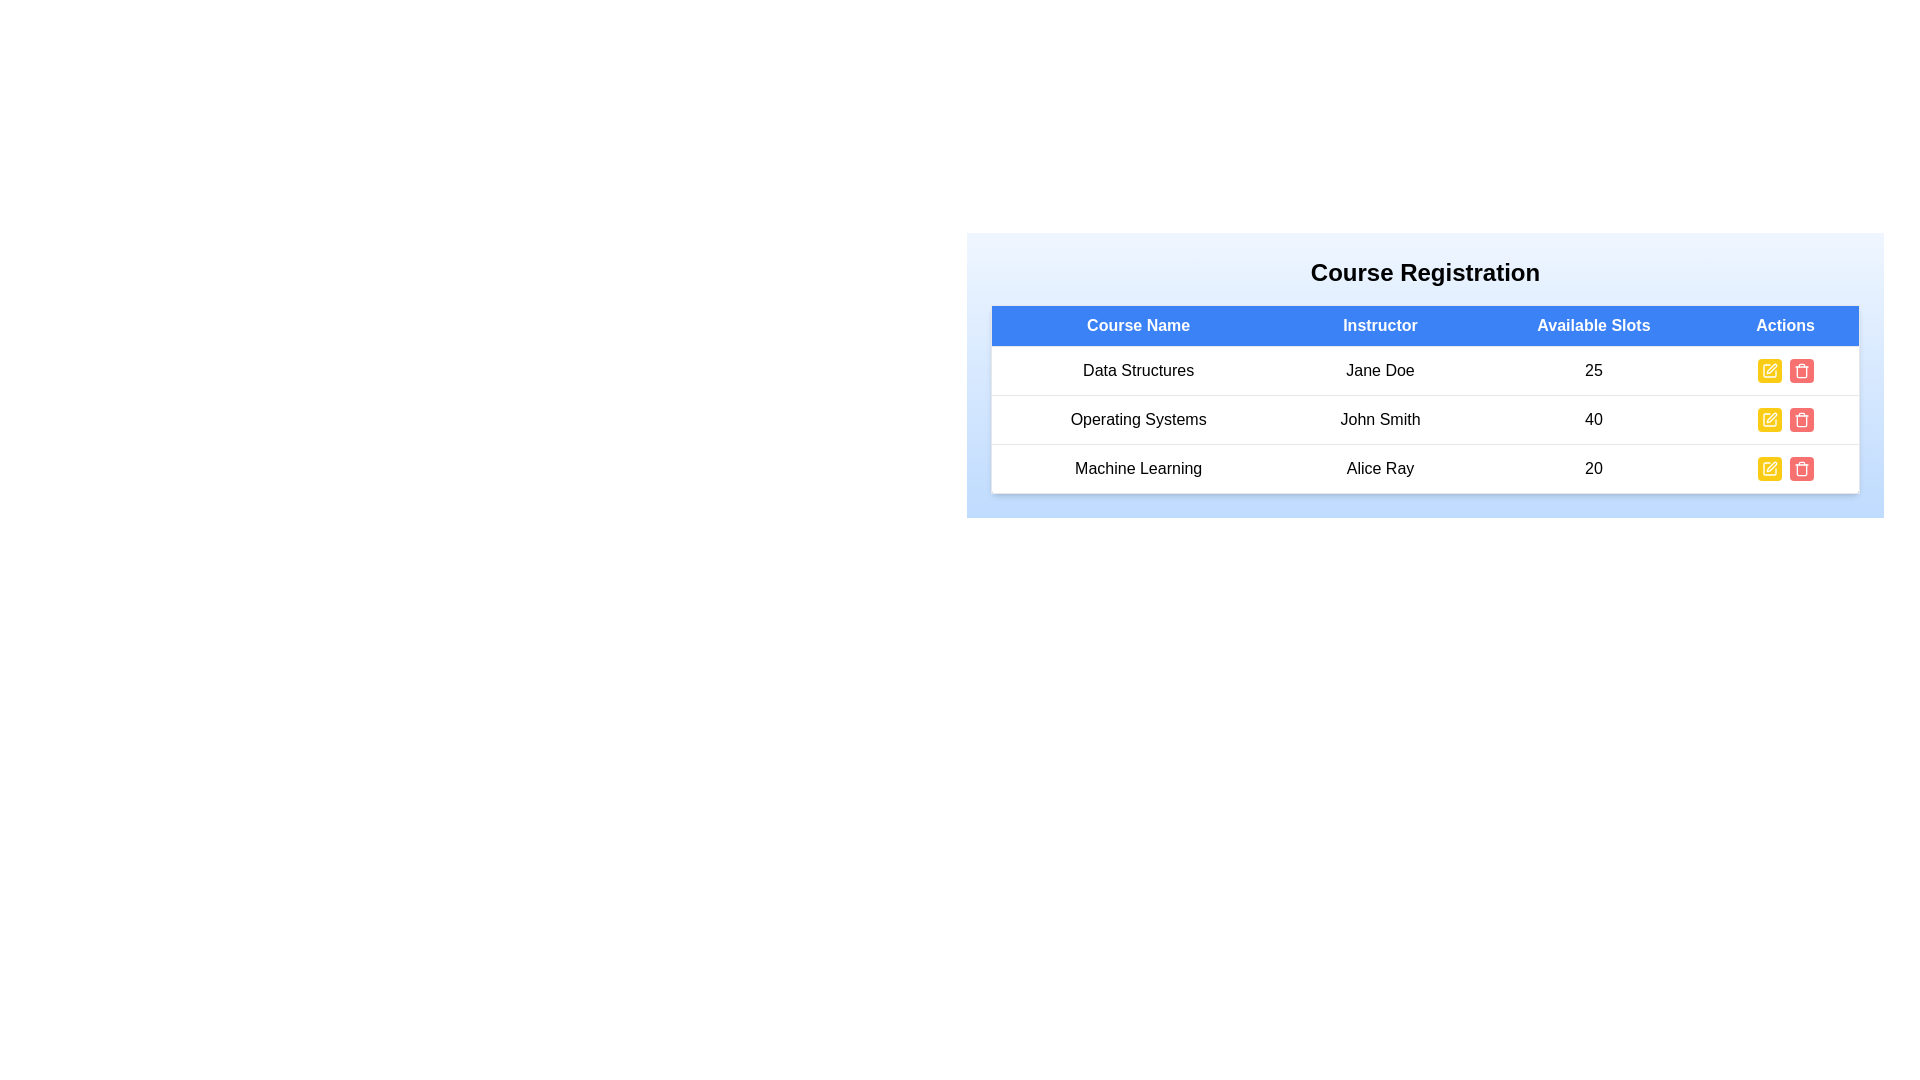 The width and height of the screenshot is (1920, 1080). Describe the element at coordinates (1769, 469) in the screenshot. I see `edit button for the course Machine Learning` at that location.